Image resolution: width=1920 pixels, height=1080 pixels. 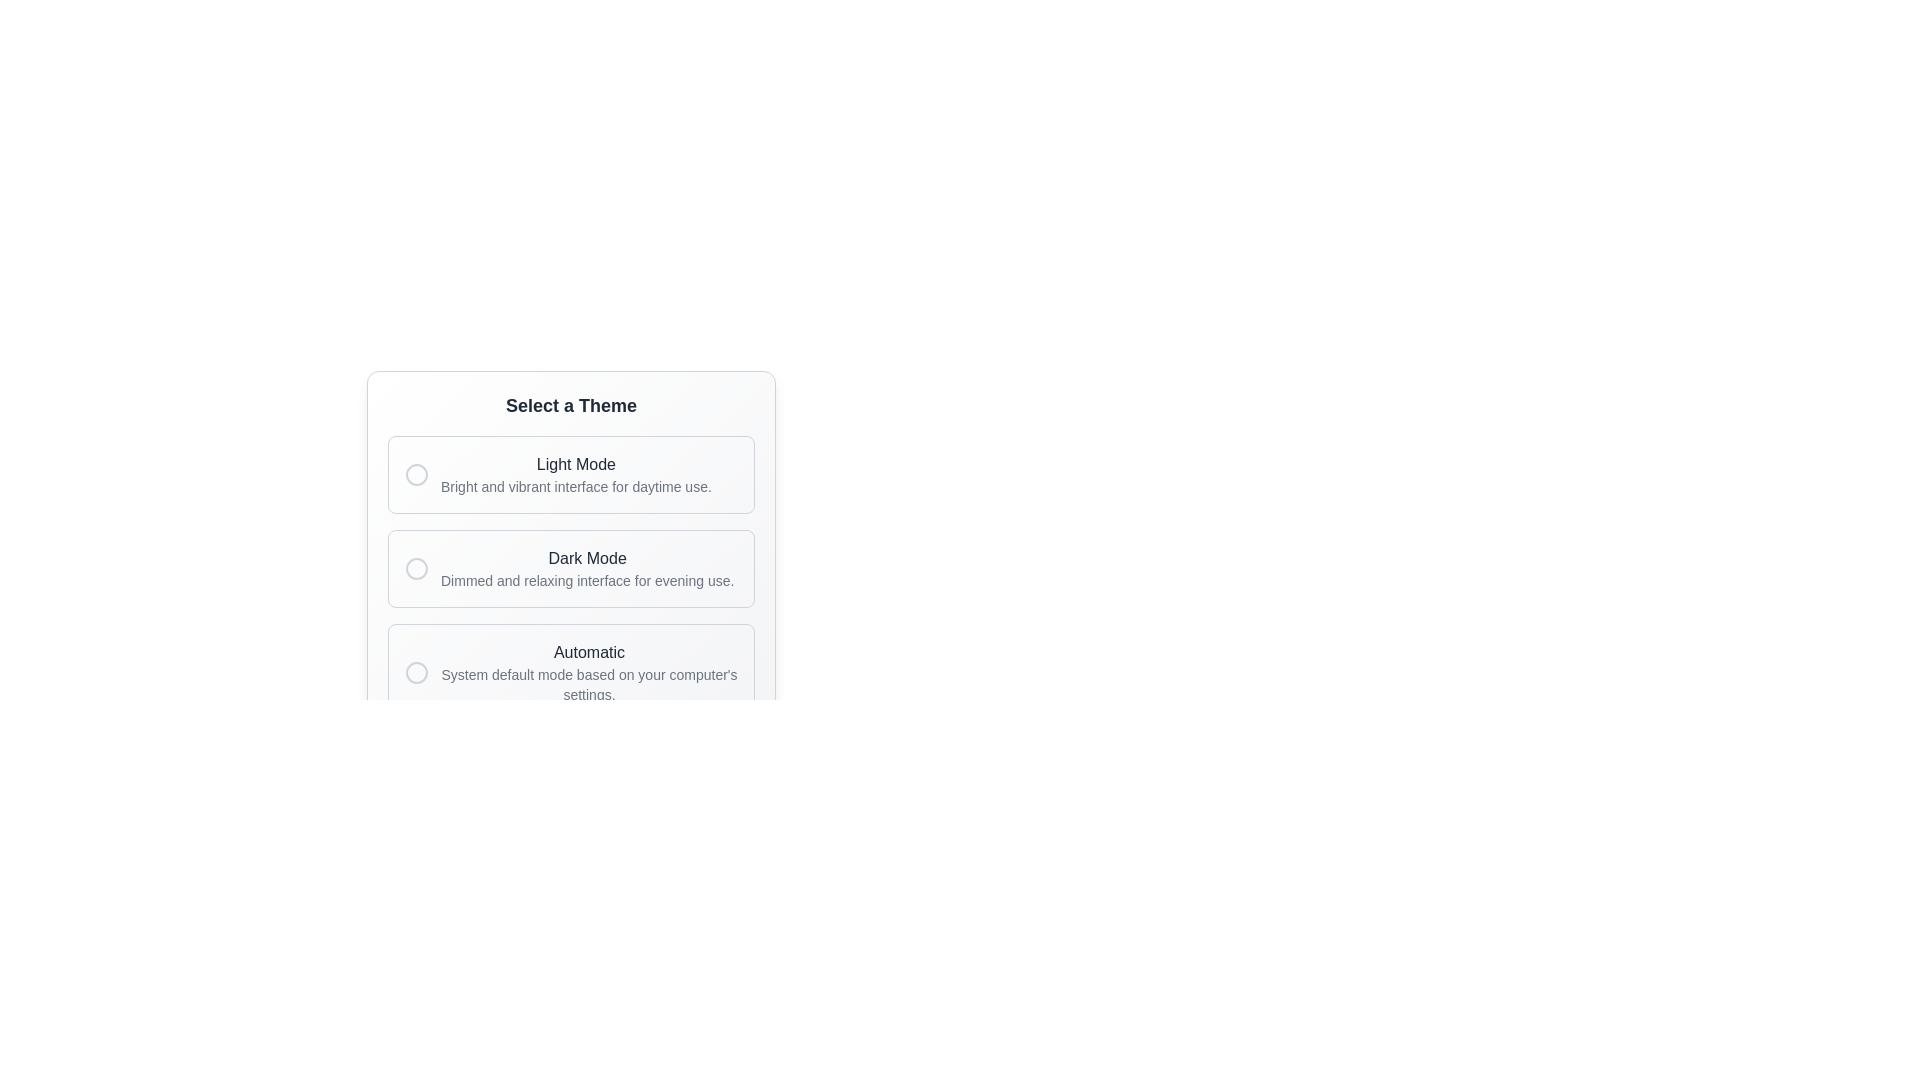 What do you see at coordinates (588, 652) in the screenshot?
I see `the label that indicates the third theme option, which adjusts settings based on the system default, located above the description 'System default mode based on your computer's settings.' and below the 'Dark Mode' option` at bounding box center [588, 652].